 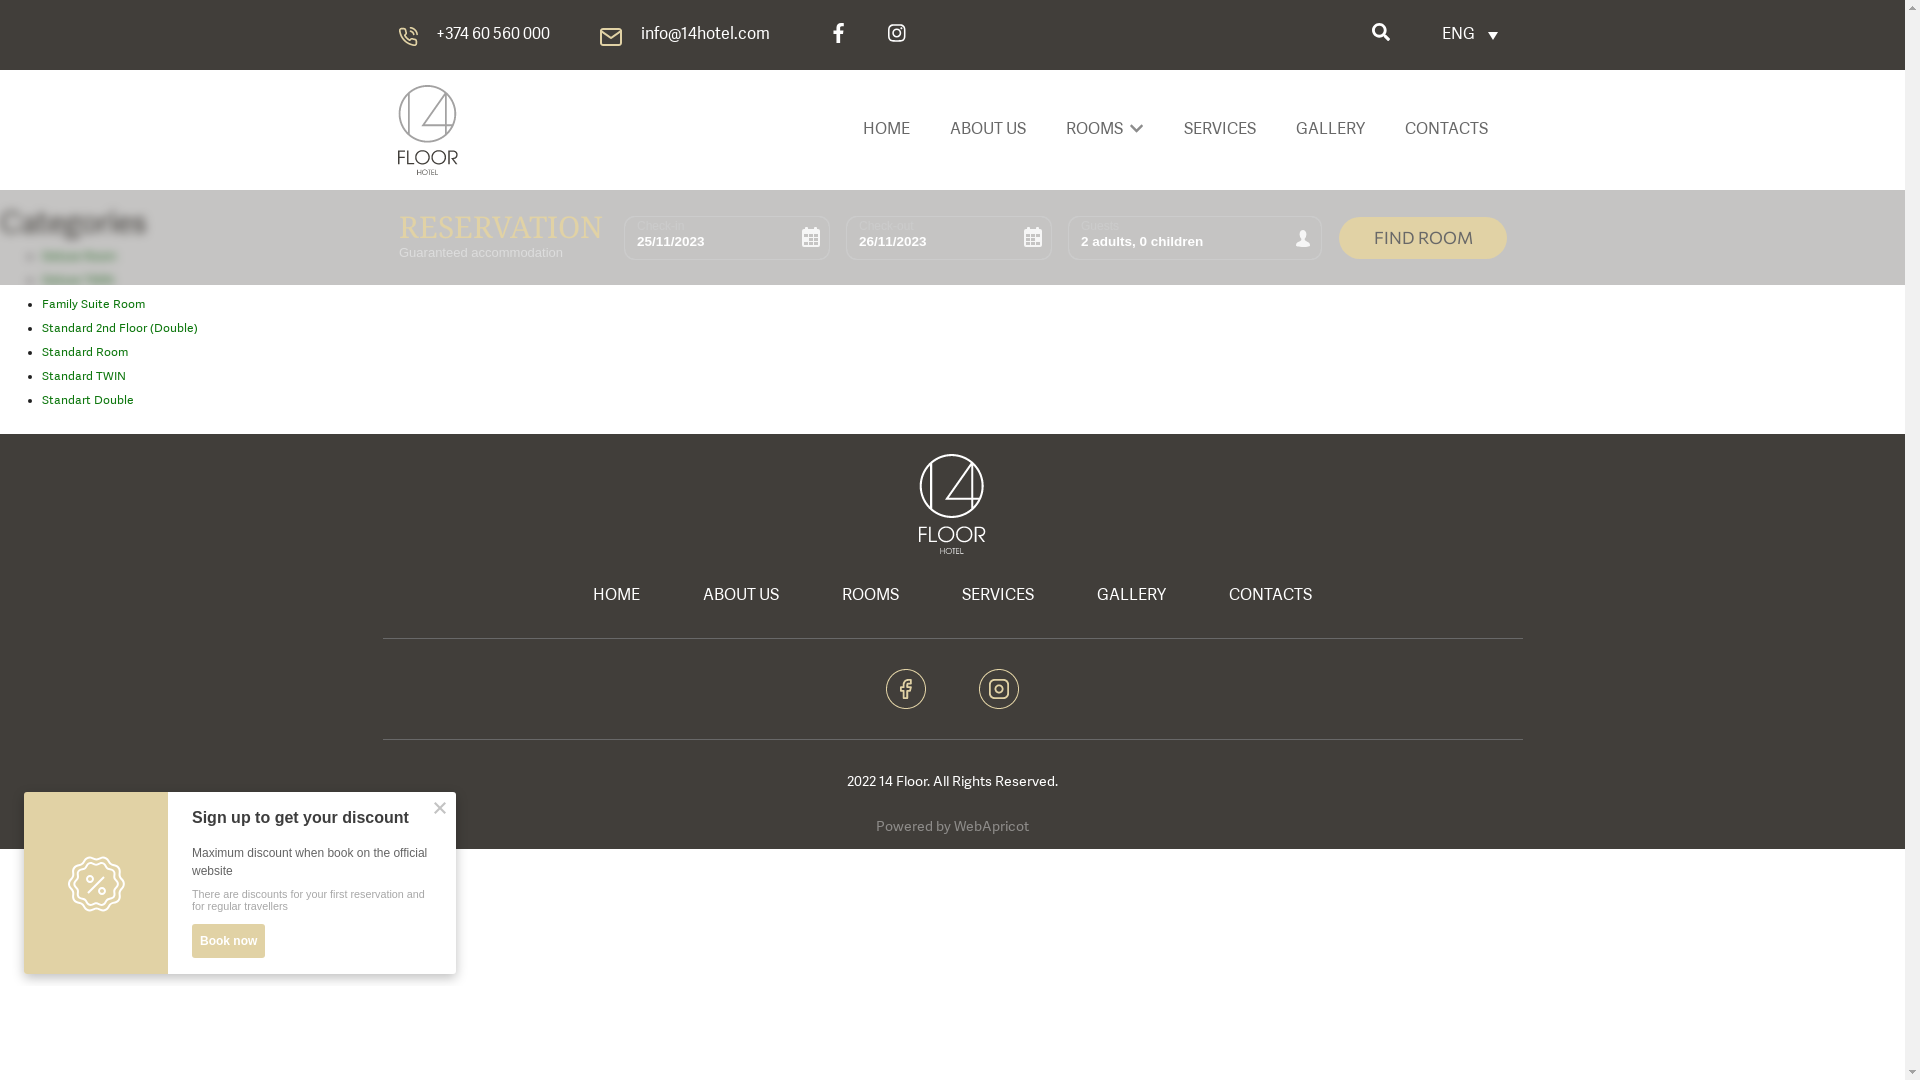 I want to click on '+374 60 560 000', so click(x=493, y=34).